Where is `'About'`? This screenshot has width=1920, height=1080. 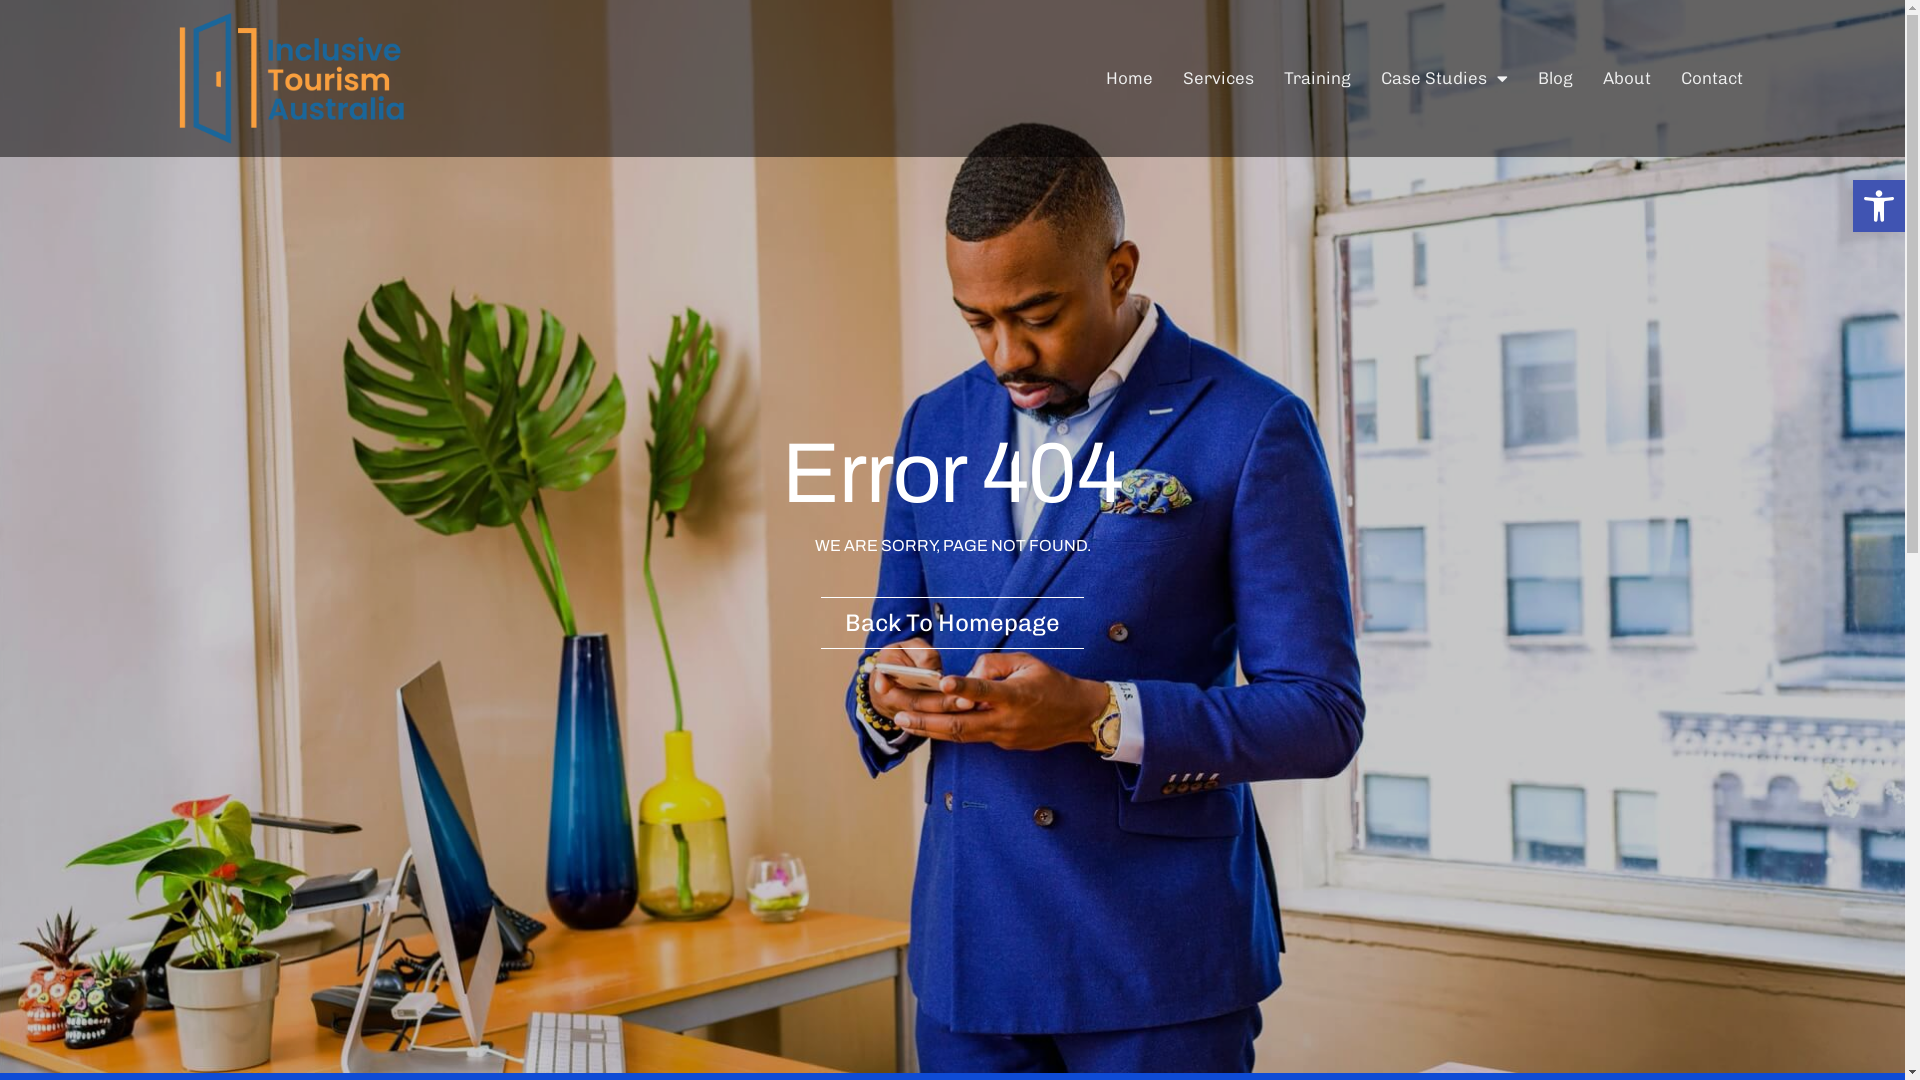
'About' is located at coordinates (1626, 76).